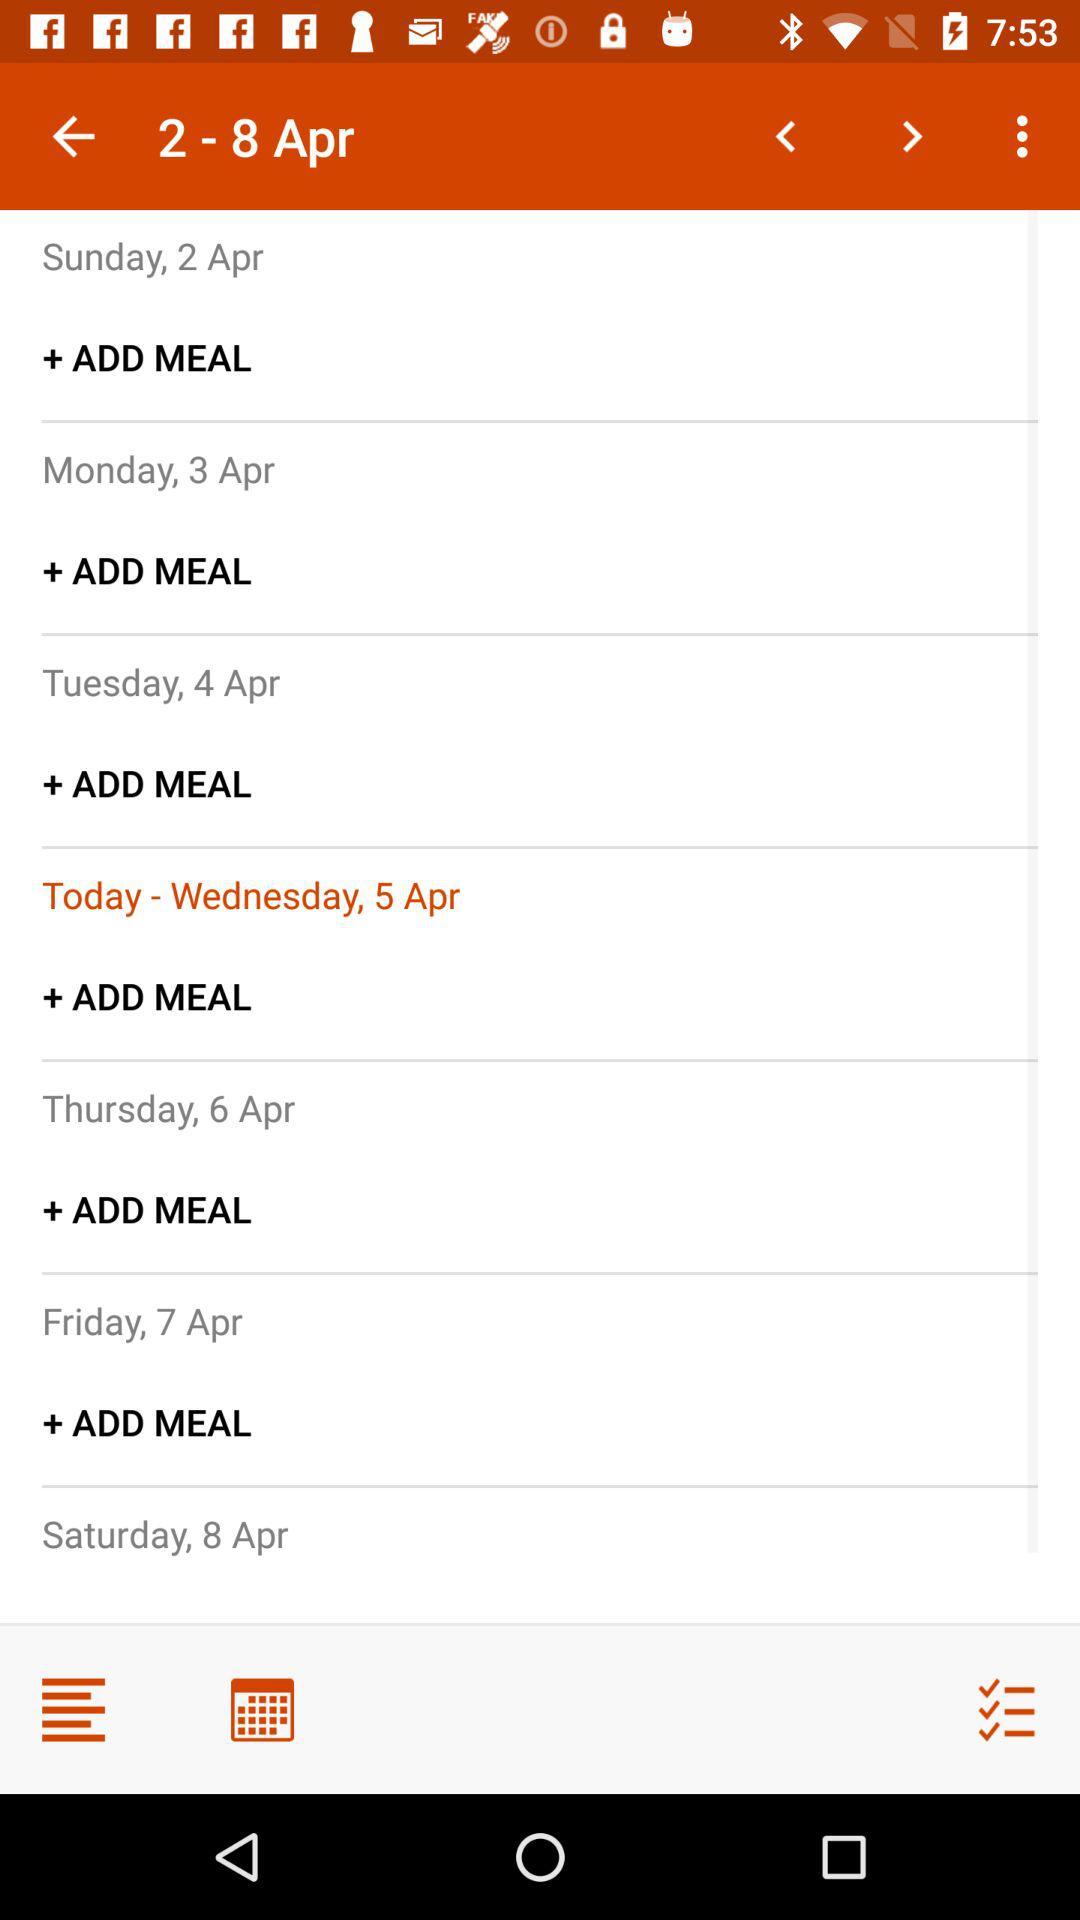 The width and height of the screenshot is (1080, 1920). What do you see at coordinates (261, 1708) in the screenshot?
I see `the date_range icon` at bounding box center [261, 1708].